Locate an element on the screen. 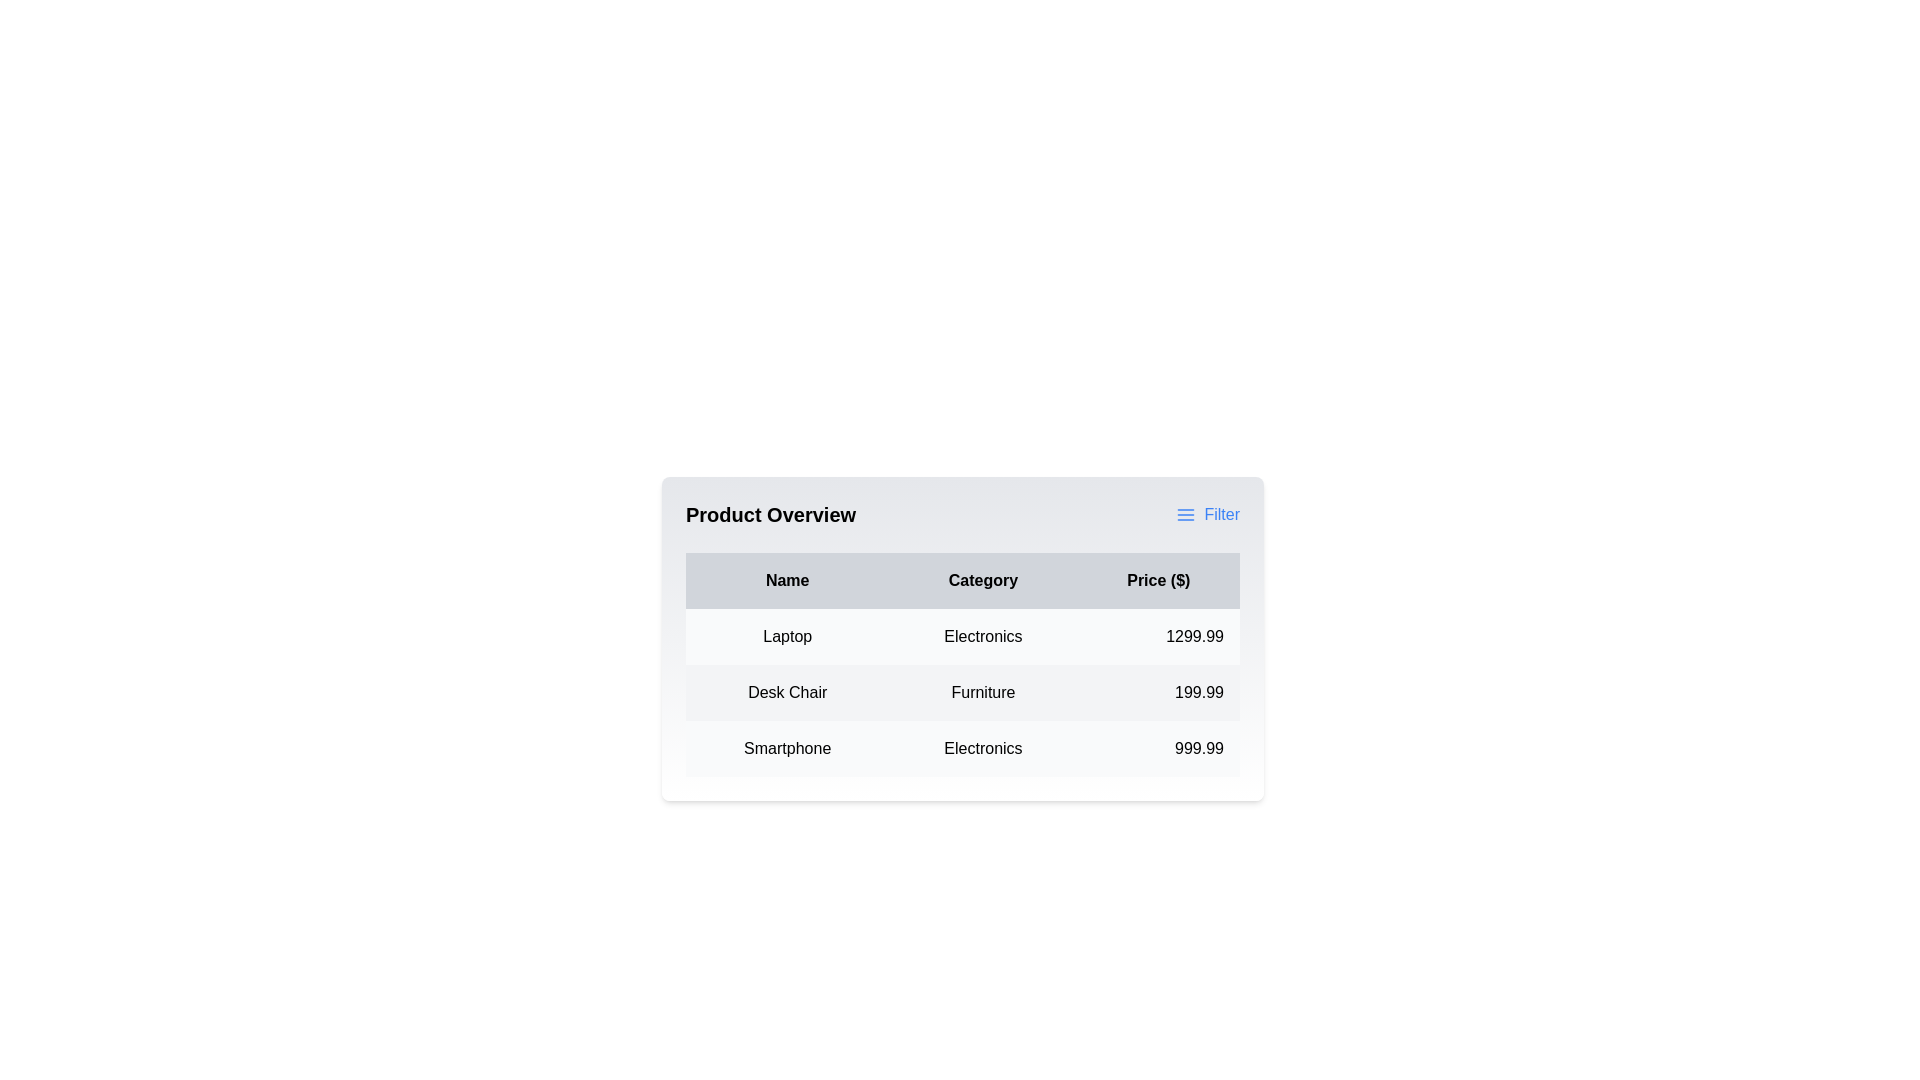  the first row of the 'Product Overview' table, which contains 'Laptop', 'Electronics', and '1299.99' is located at coordinates (963, 636).